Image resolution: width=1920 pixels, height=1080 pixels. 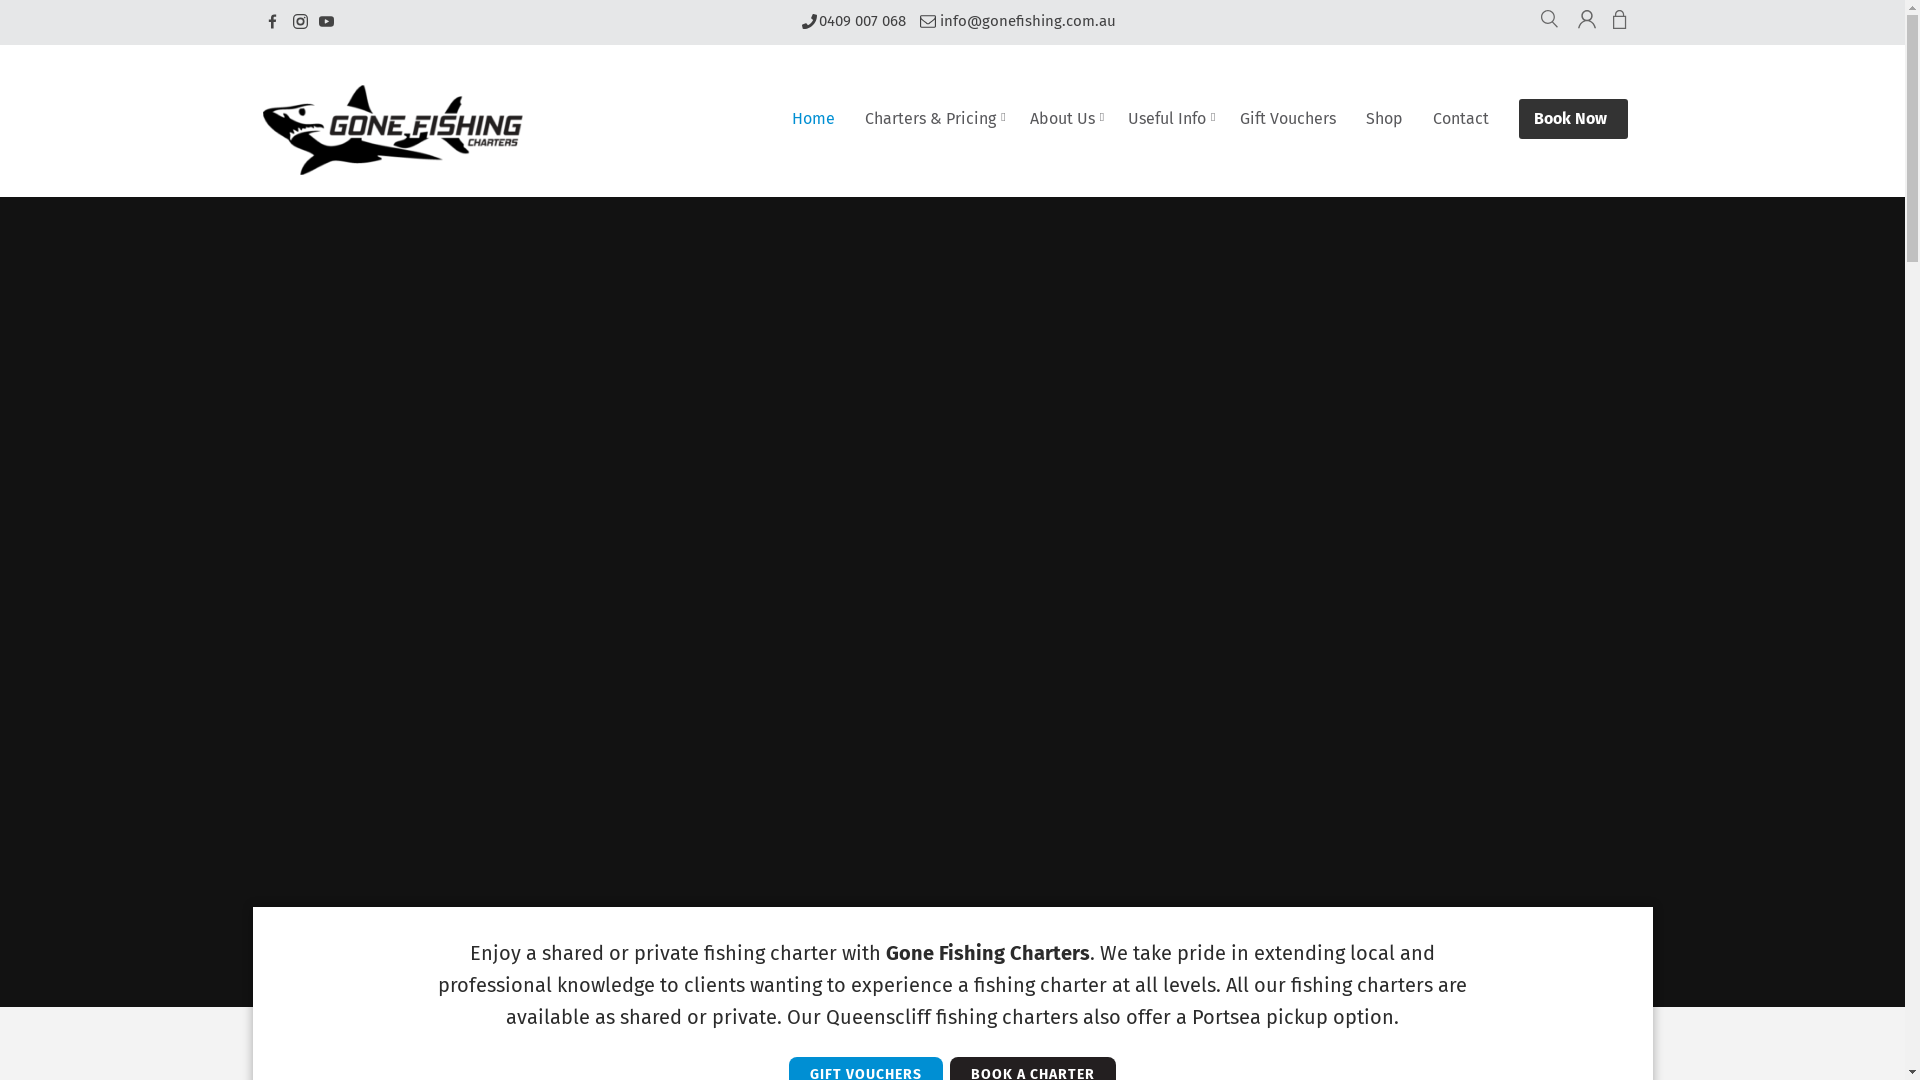 What do you see at coordinates (816, 119) in the screenshot?
I see `'Home'` at bounding box center [816, 119].